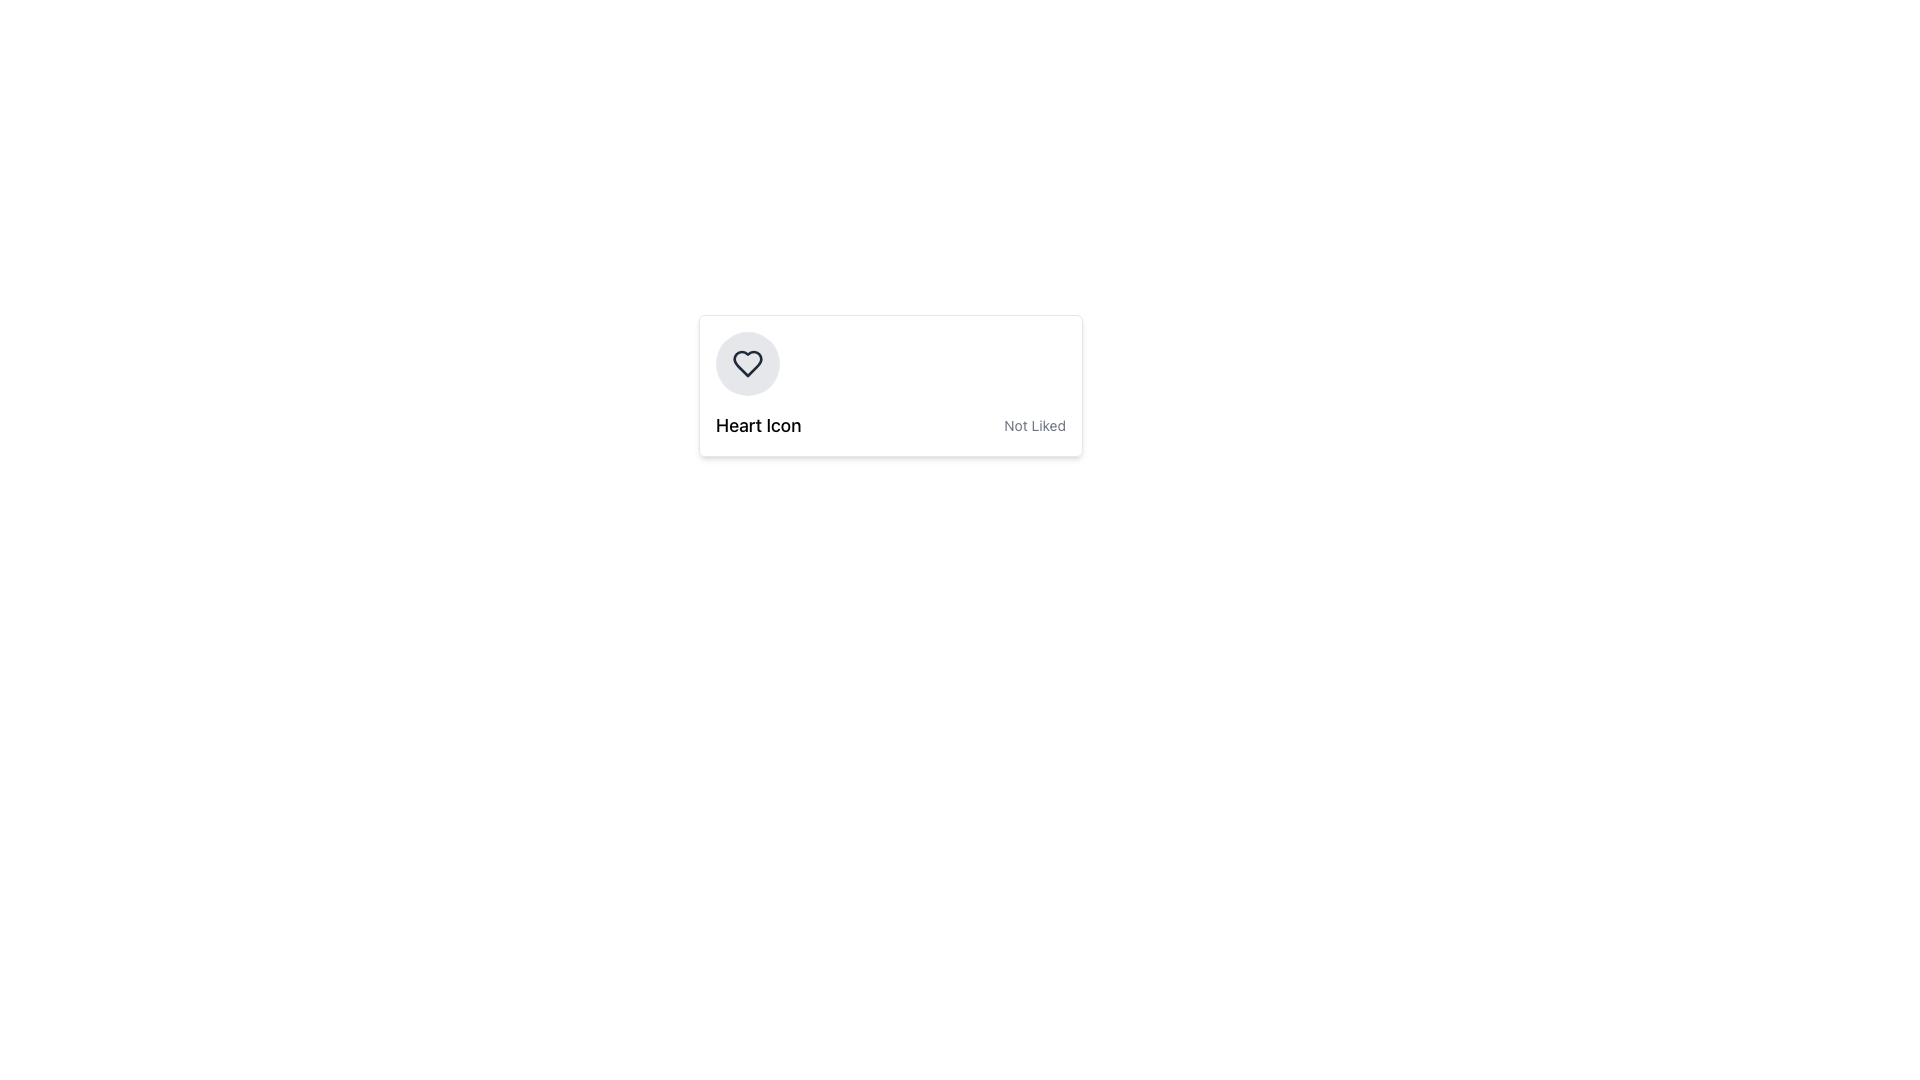 This screenshot has height=1080, width=1920. What do you see at coordinates (747, 363) in the screenshot?
I see `the heart icon within the SVG element` at bounding box center [747, 363].